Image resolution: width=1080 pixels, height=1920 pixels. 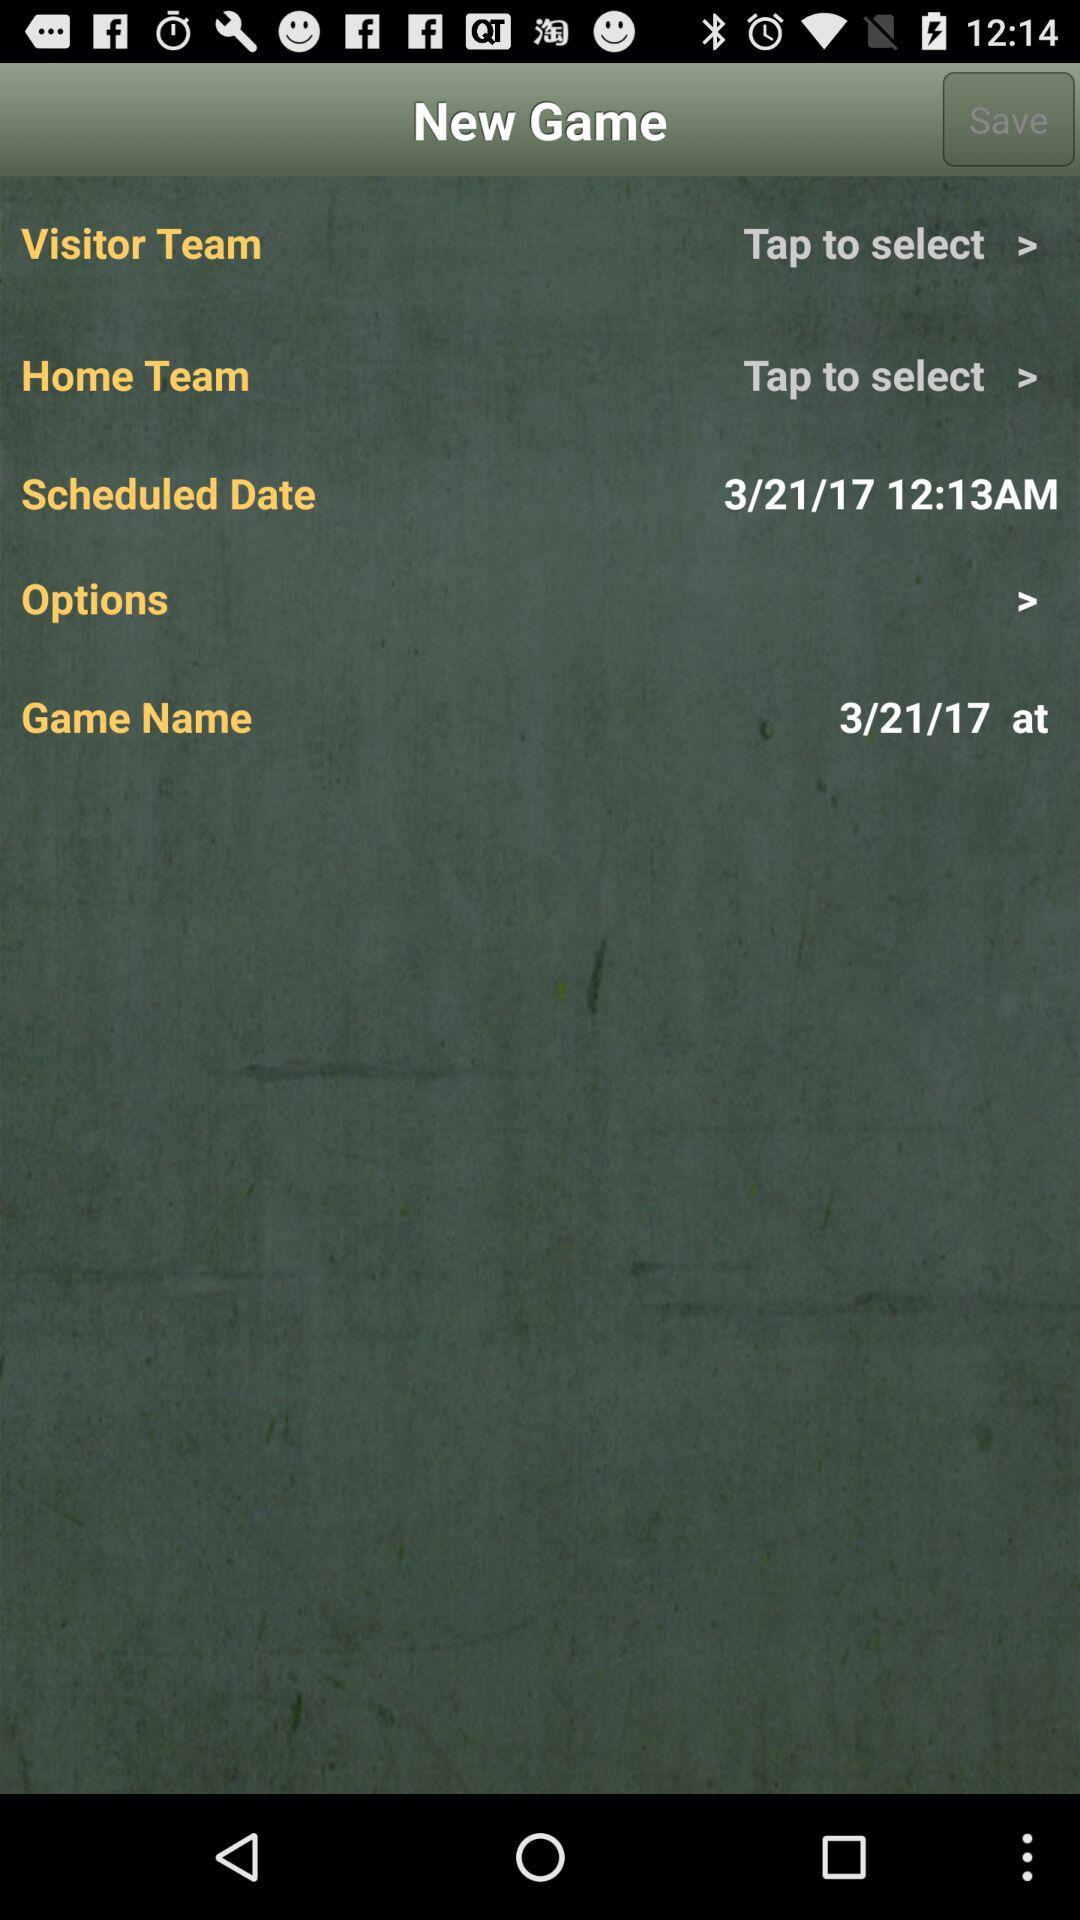 What do you see at coordinates (798, 596) in the screenshot?
I see `>   icon` at bounding box center [798, 596].